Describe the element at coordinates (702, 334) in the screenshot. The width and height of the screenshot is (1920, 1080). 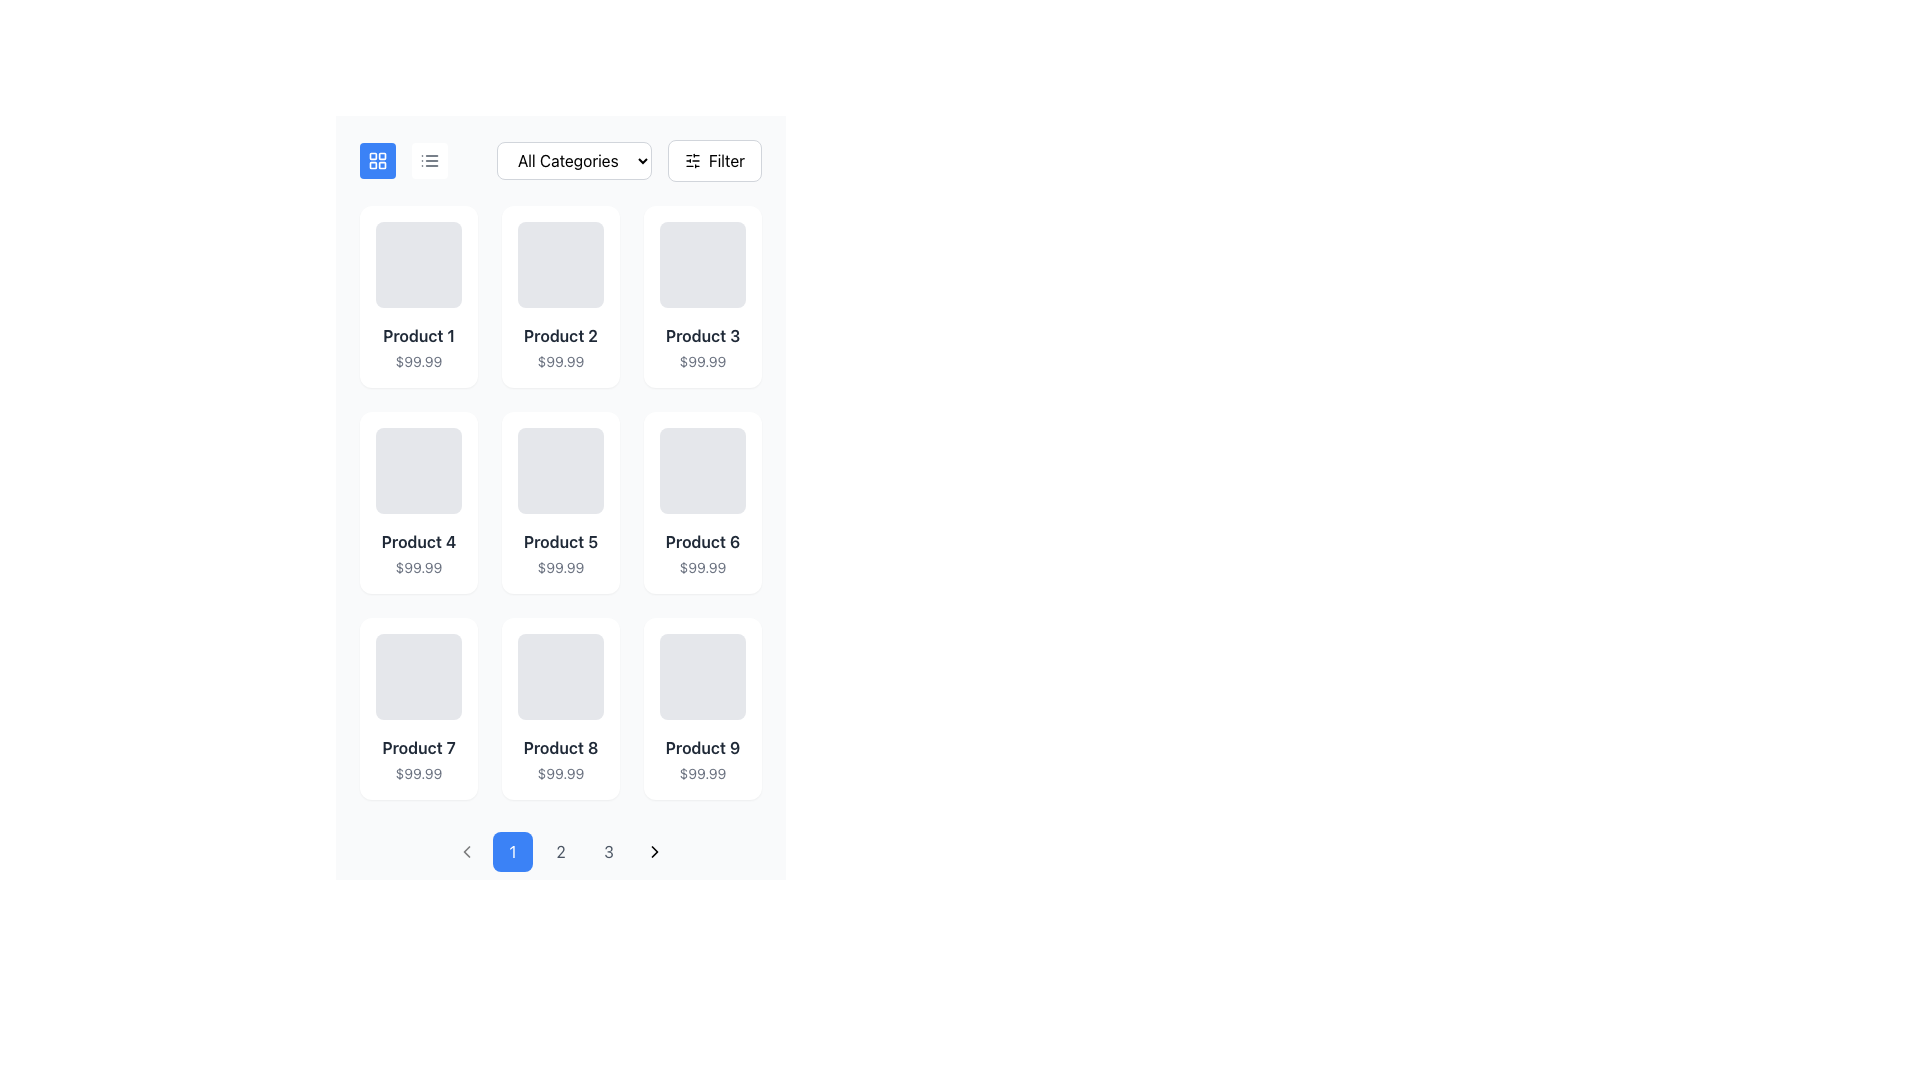
I see `text displayed in the product name label located in the first row and third column of the grid layout` at that location.